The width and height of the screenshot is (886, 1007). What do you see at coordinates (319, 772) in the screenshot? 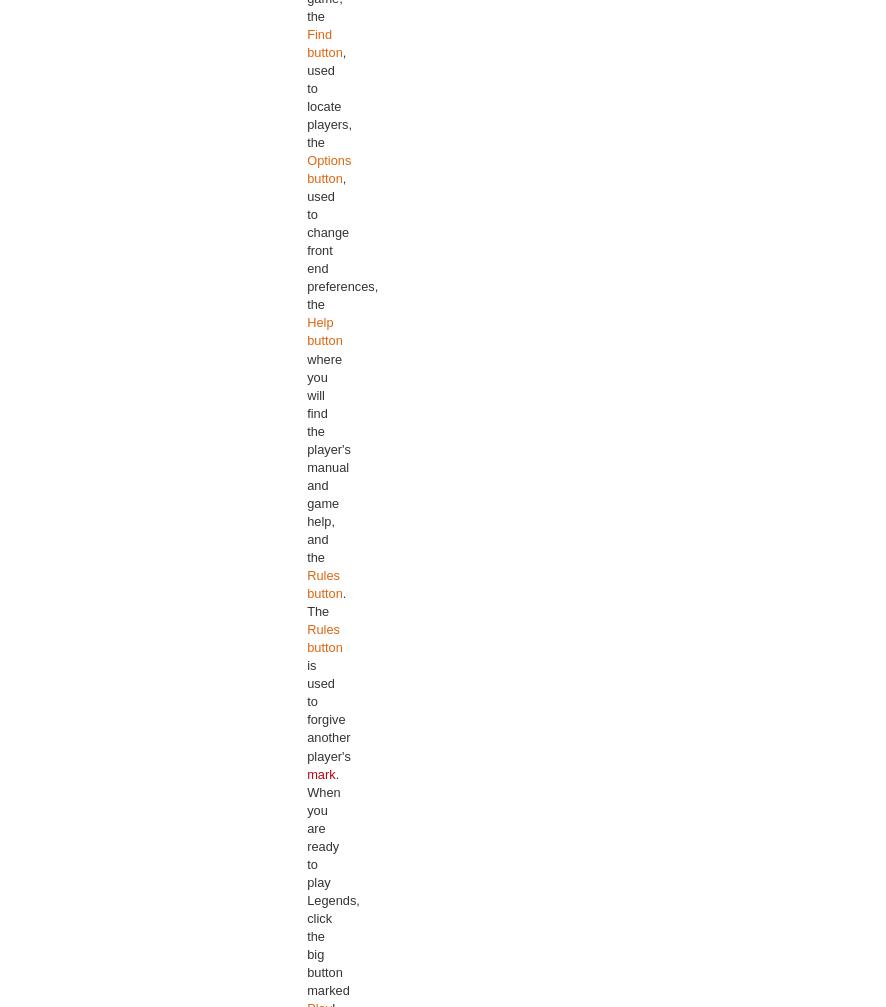
I see `'mark'` at bounding box center [319, 772].